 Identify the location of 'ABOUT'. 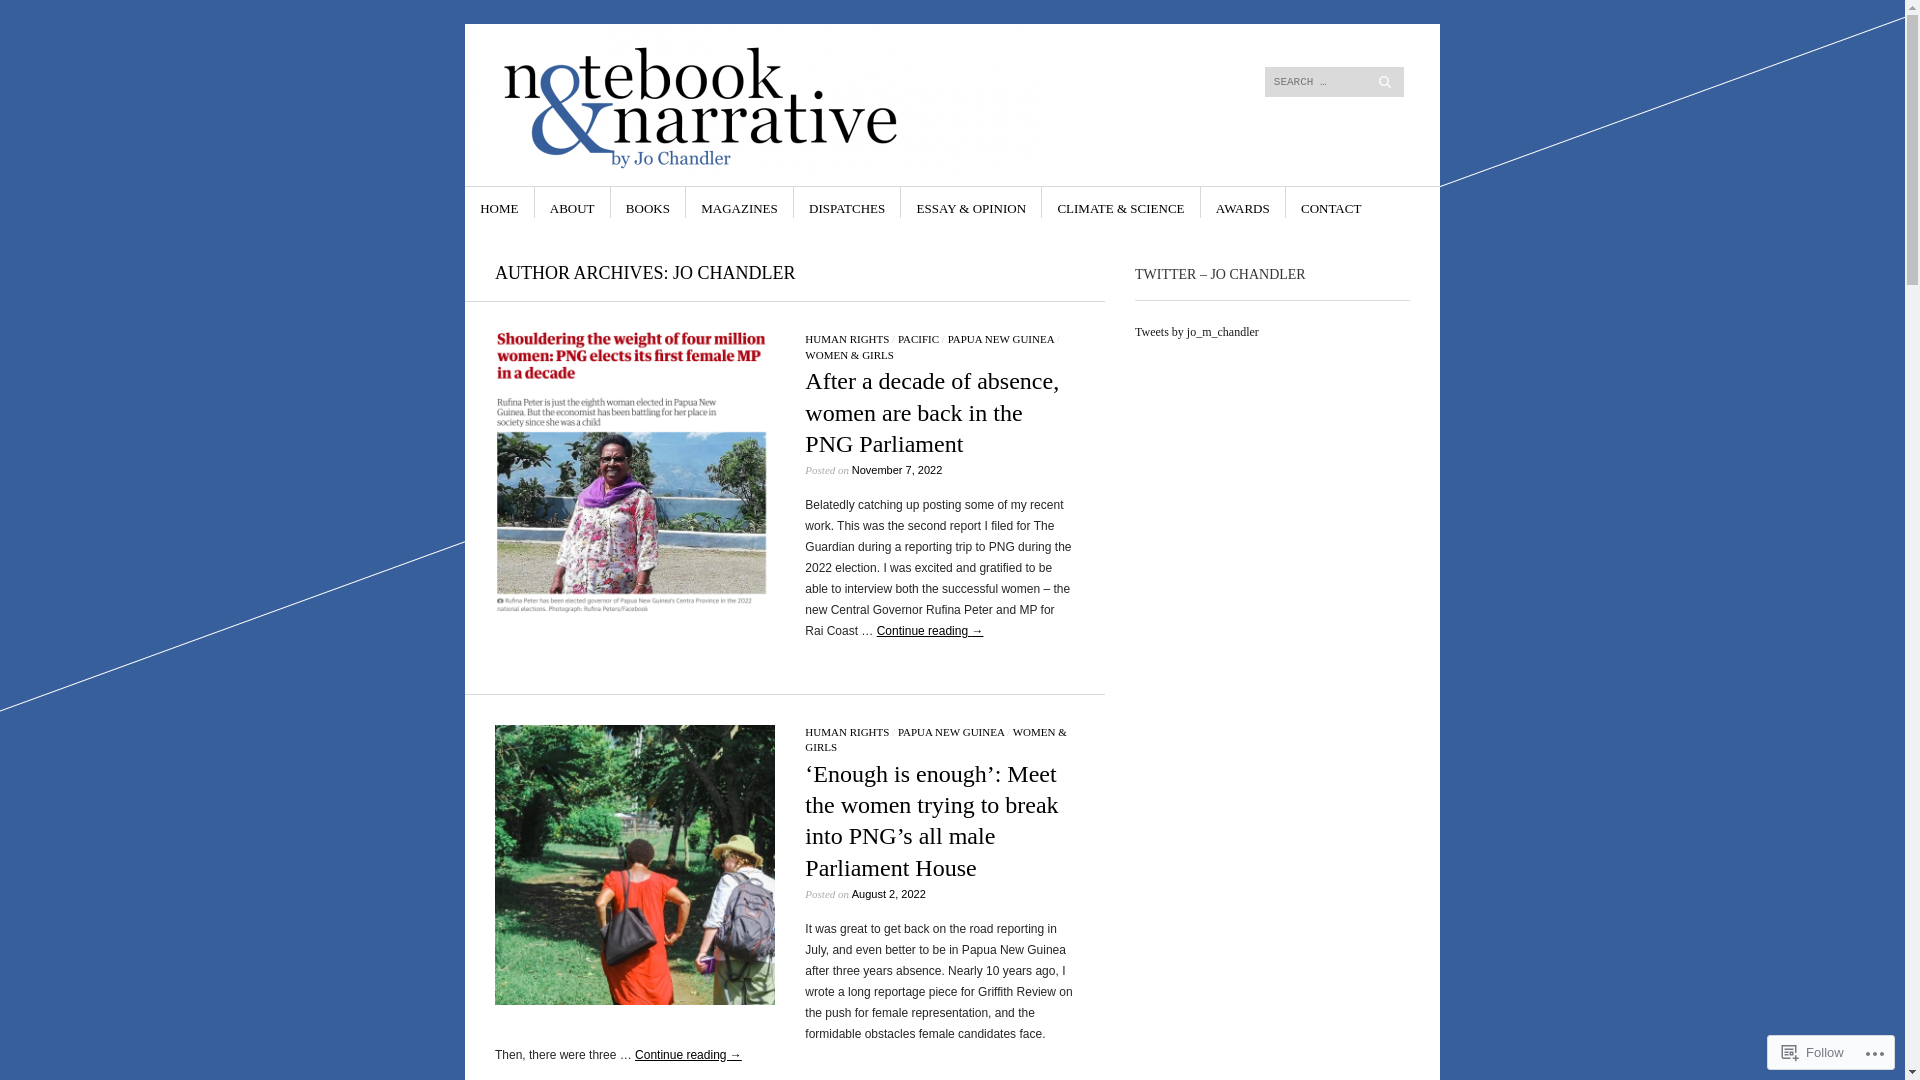
(571, 202).